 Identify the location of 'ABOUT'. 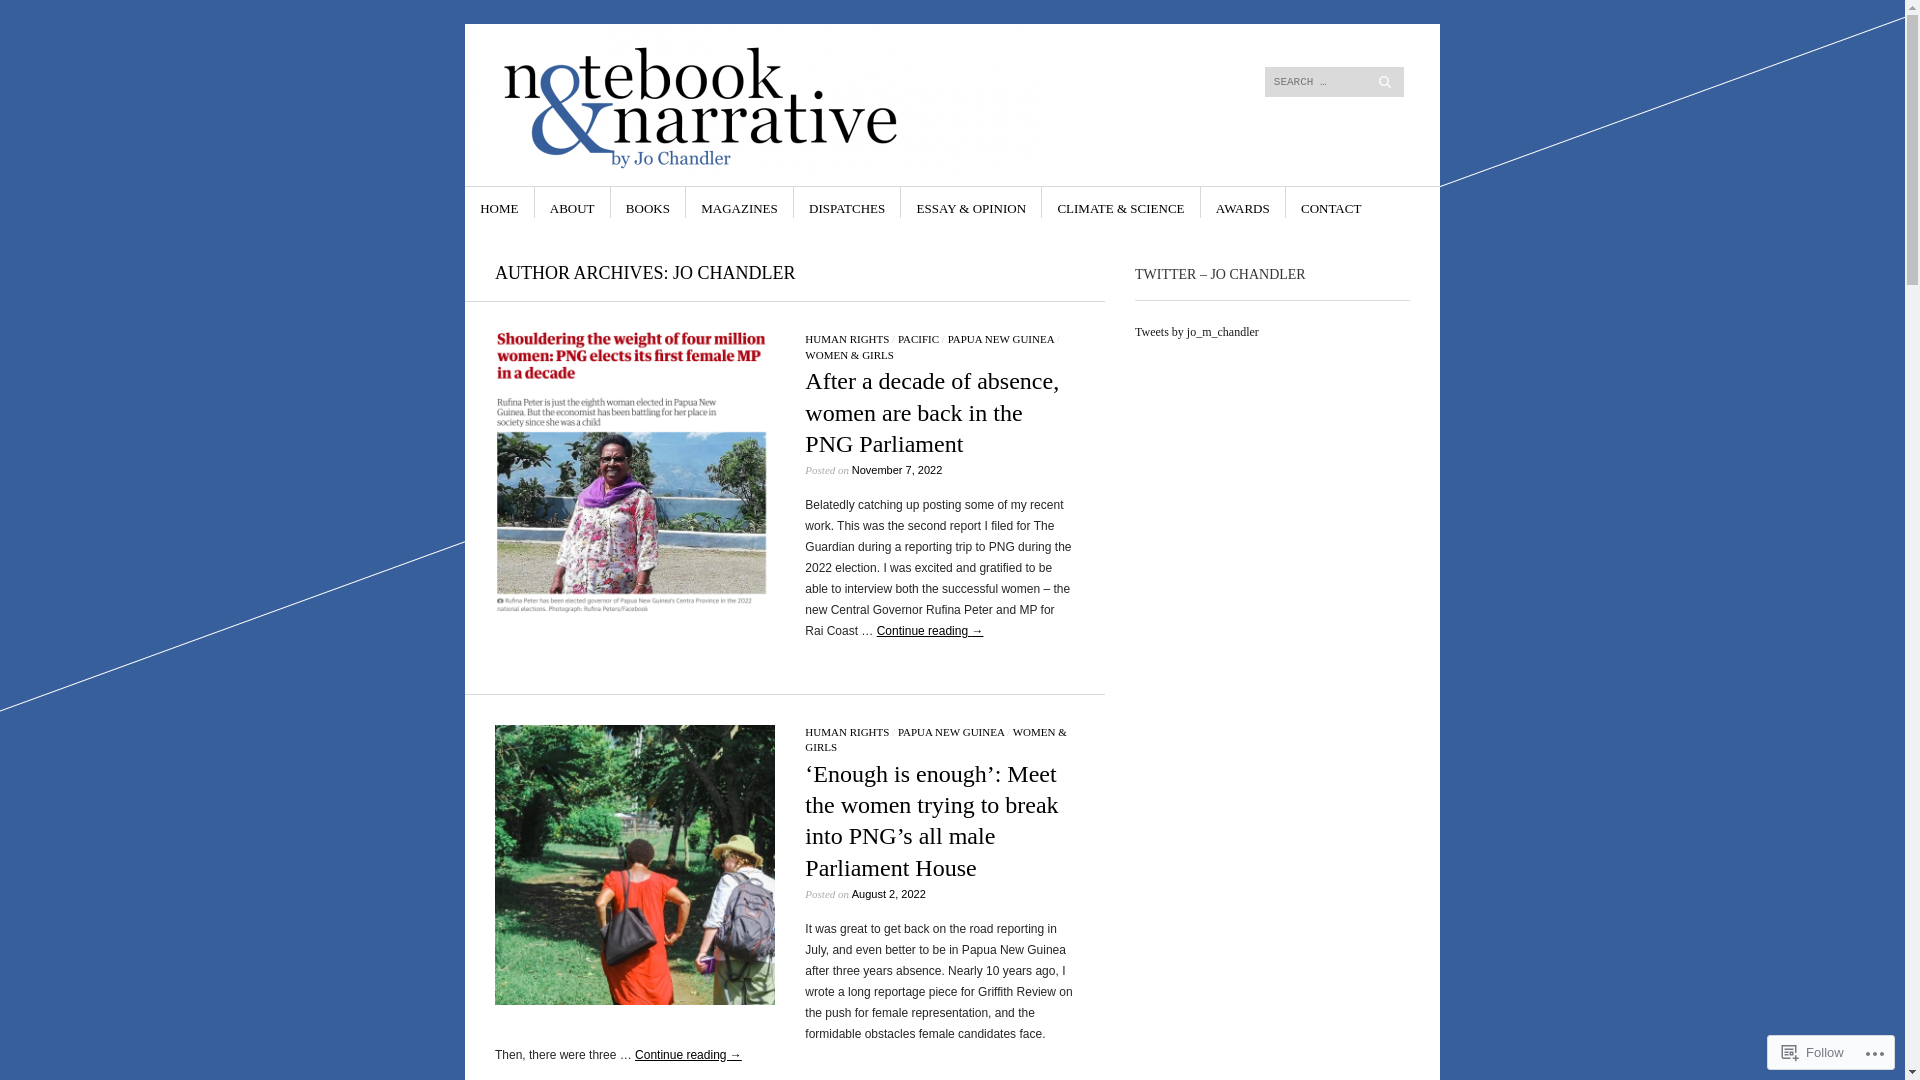
(571, 202).